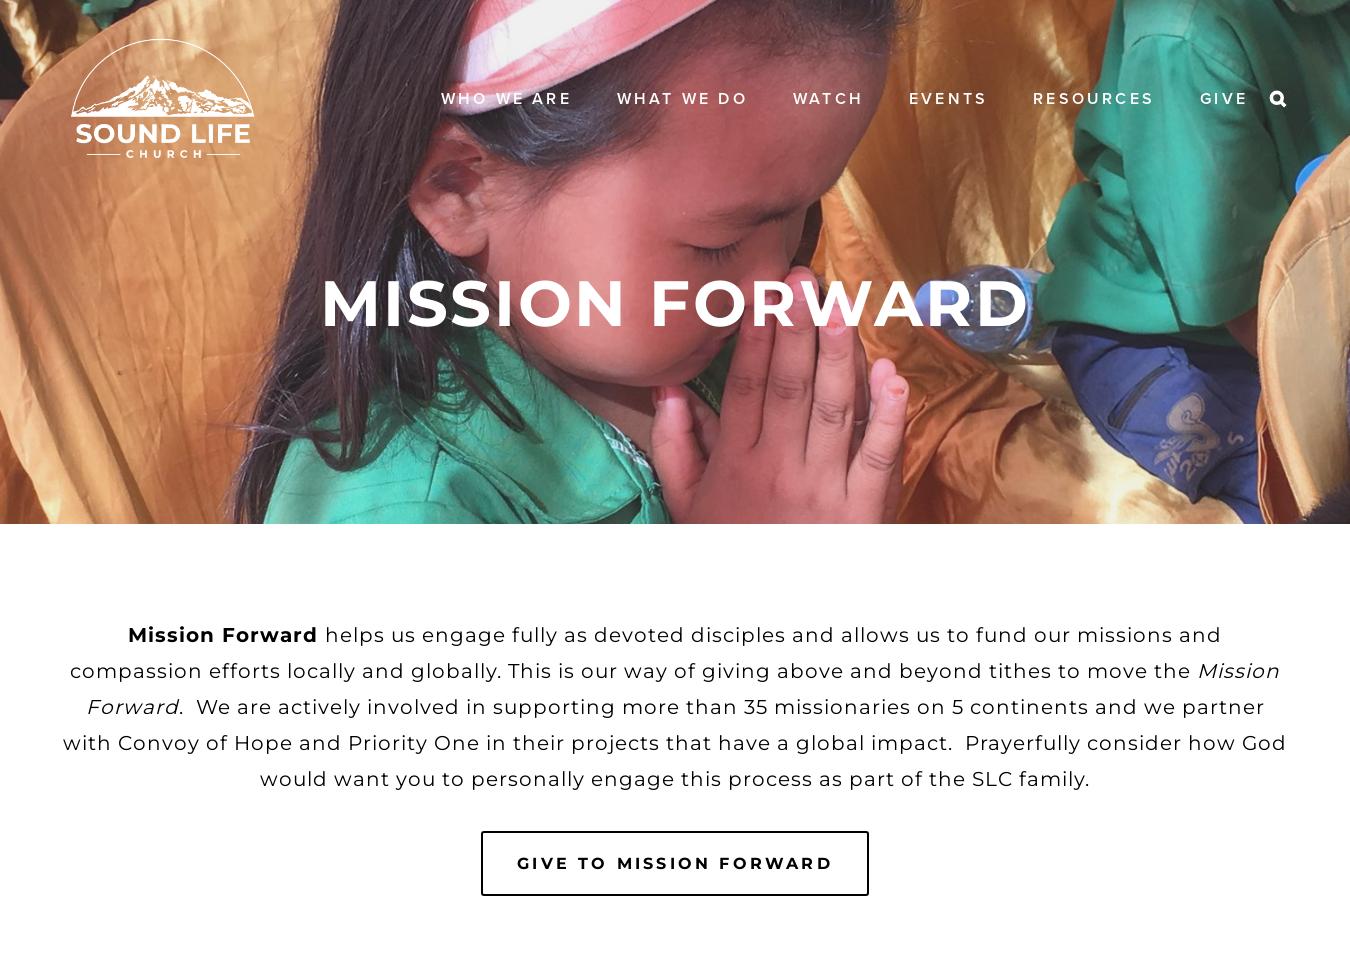  I want to click on 'MISSION FORWARD', so click(674, 301).